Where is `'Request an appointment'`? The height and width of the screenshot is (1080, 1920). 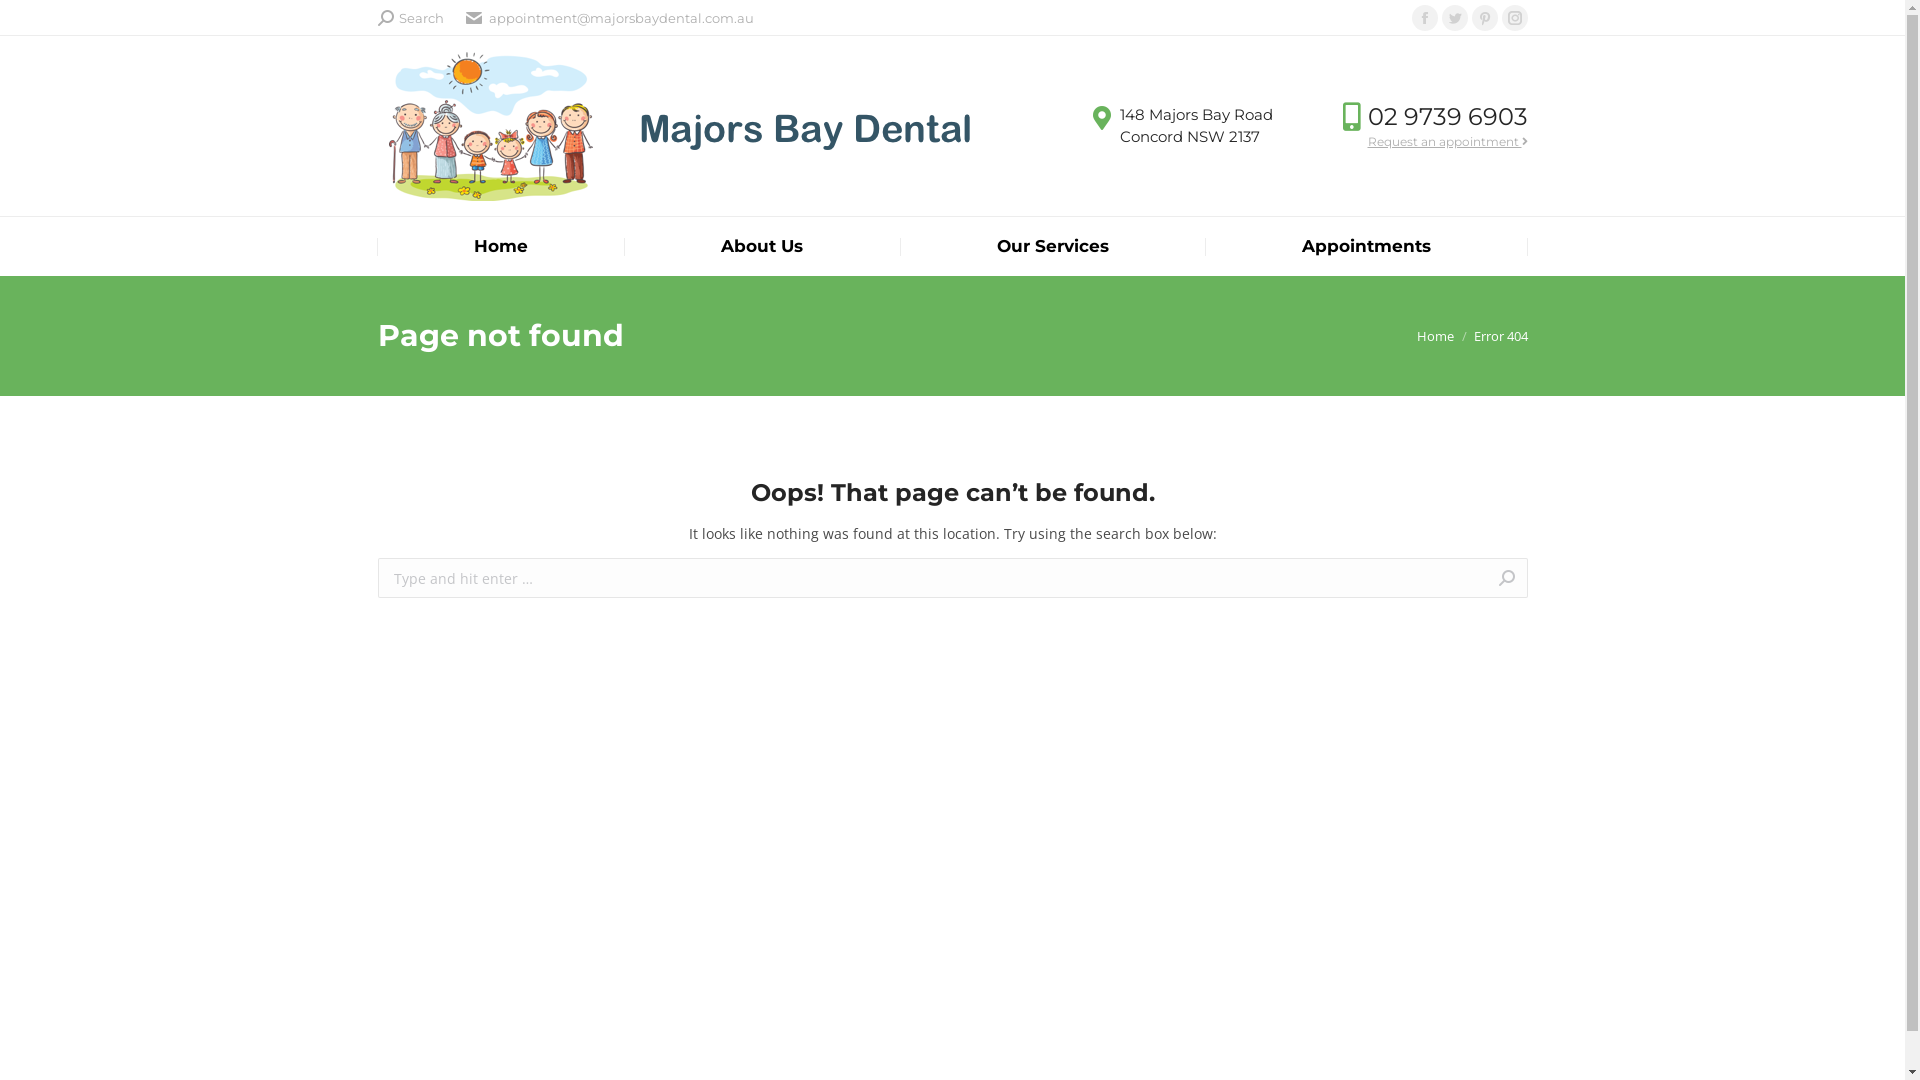
'Request an appointment' is located at coordinates (1448, 140).